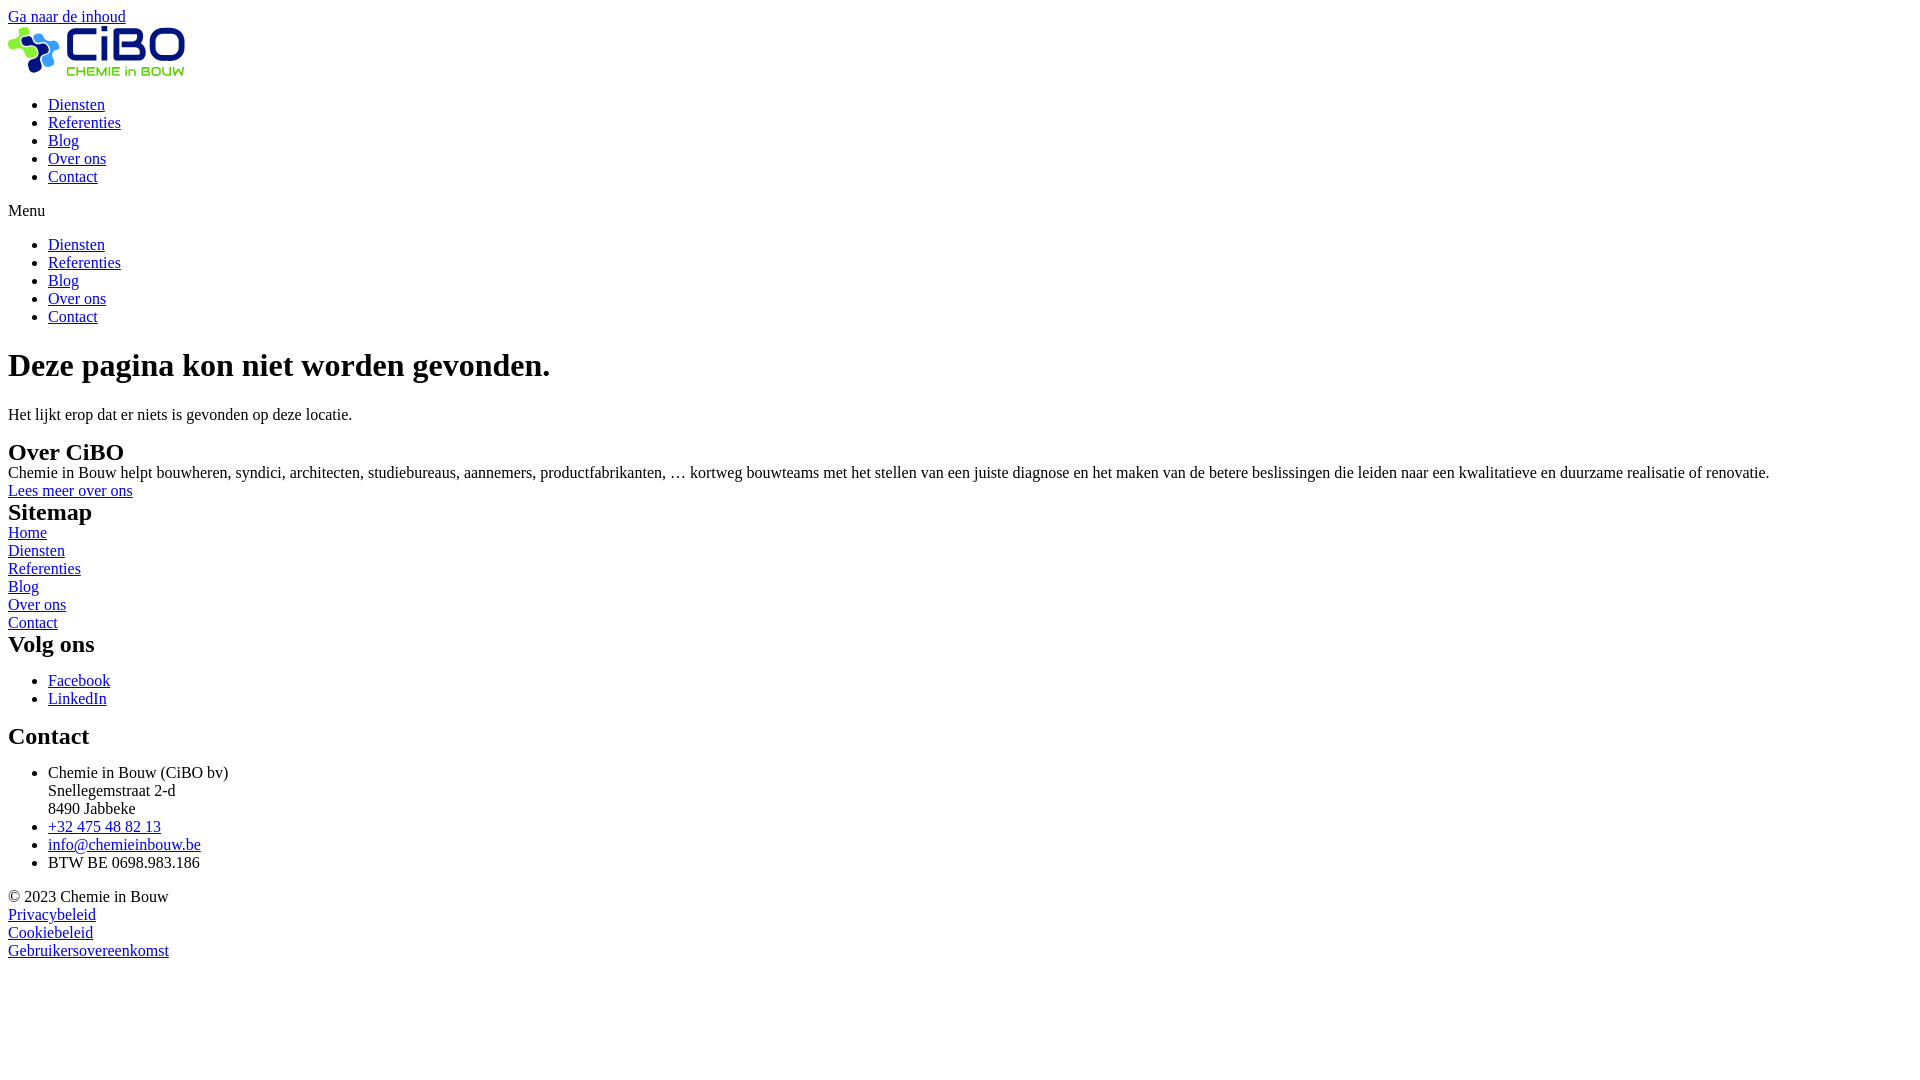  What do you see at coordinates (36, 550) in the screenshot?
I see `'Diensten'` at bounding box center [36, 550].